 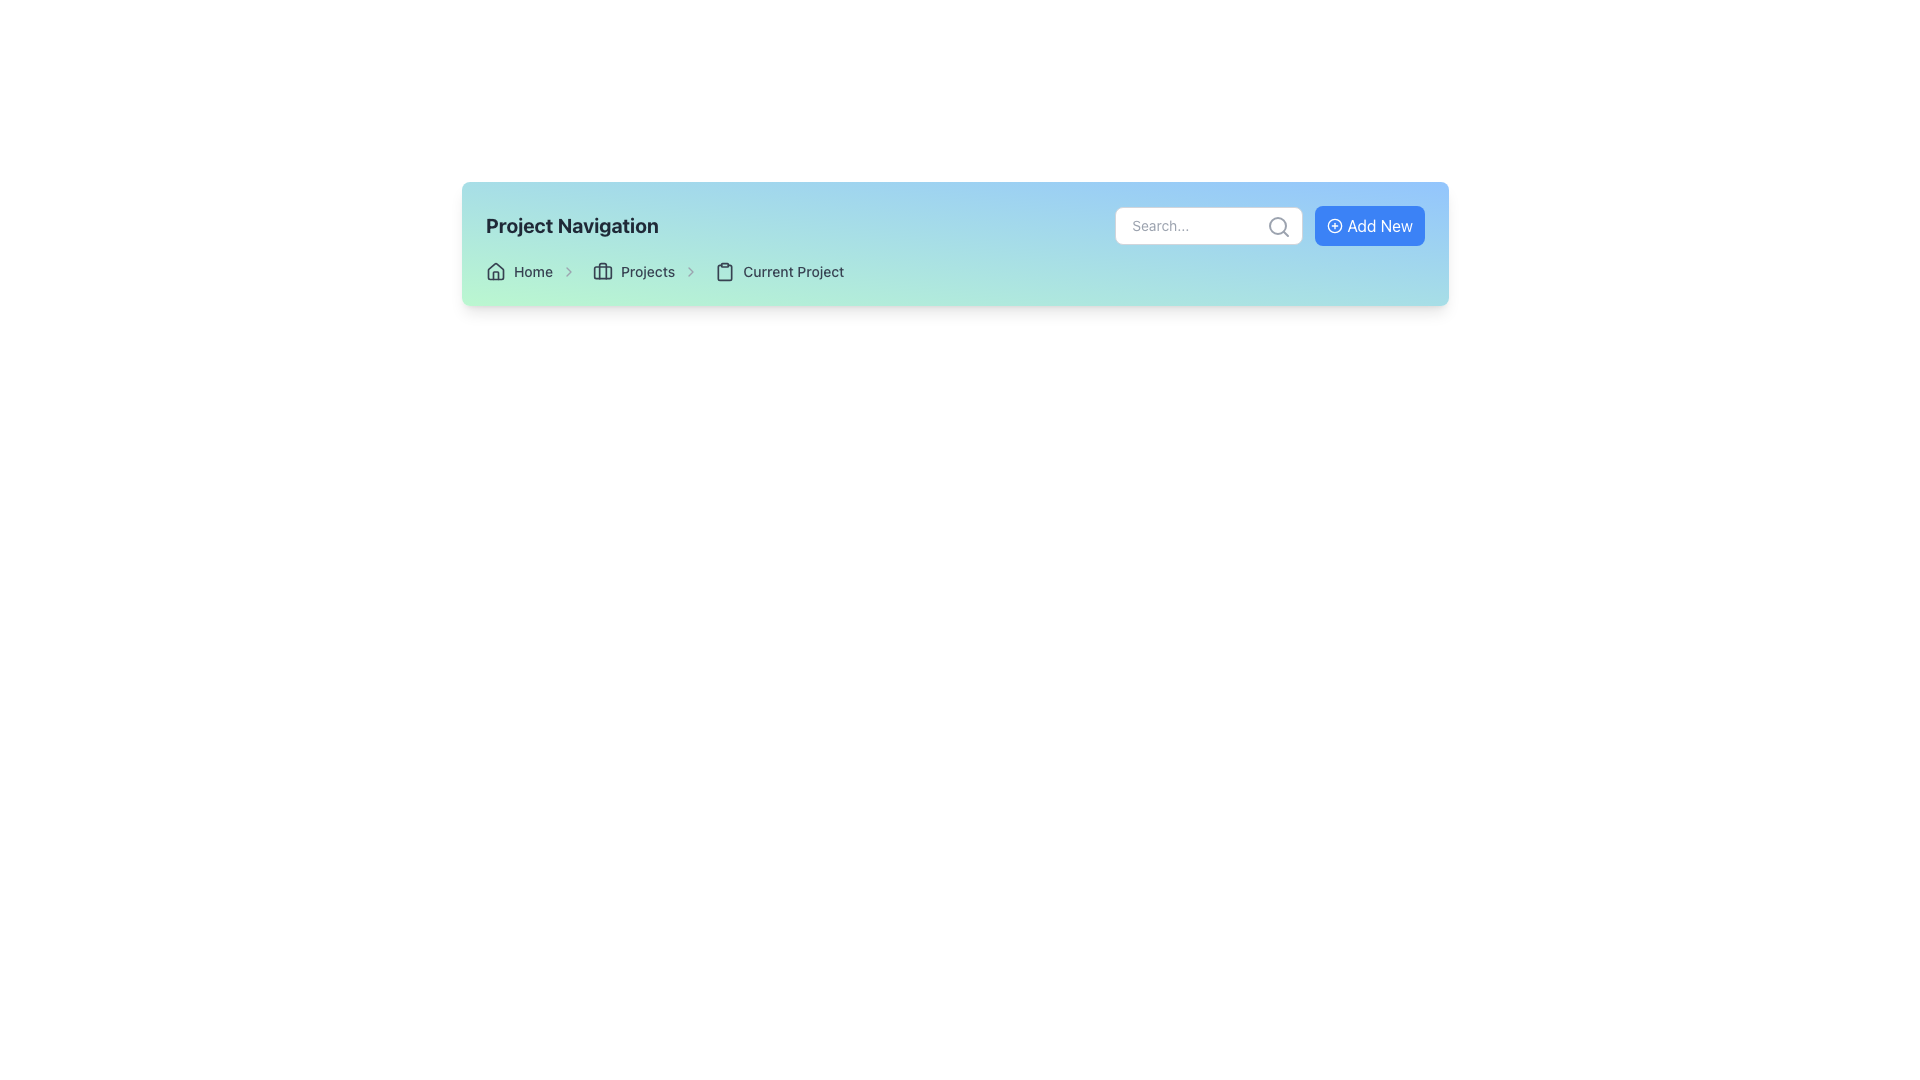 I want to click on left vertical line of the briefcase icon in the 'Projects' section of the breadcrumb navigation in the header bar, so click(x=602, y=270).